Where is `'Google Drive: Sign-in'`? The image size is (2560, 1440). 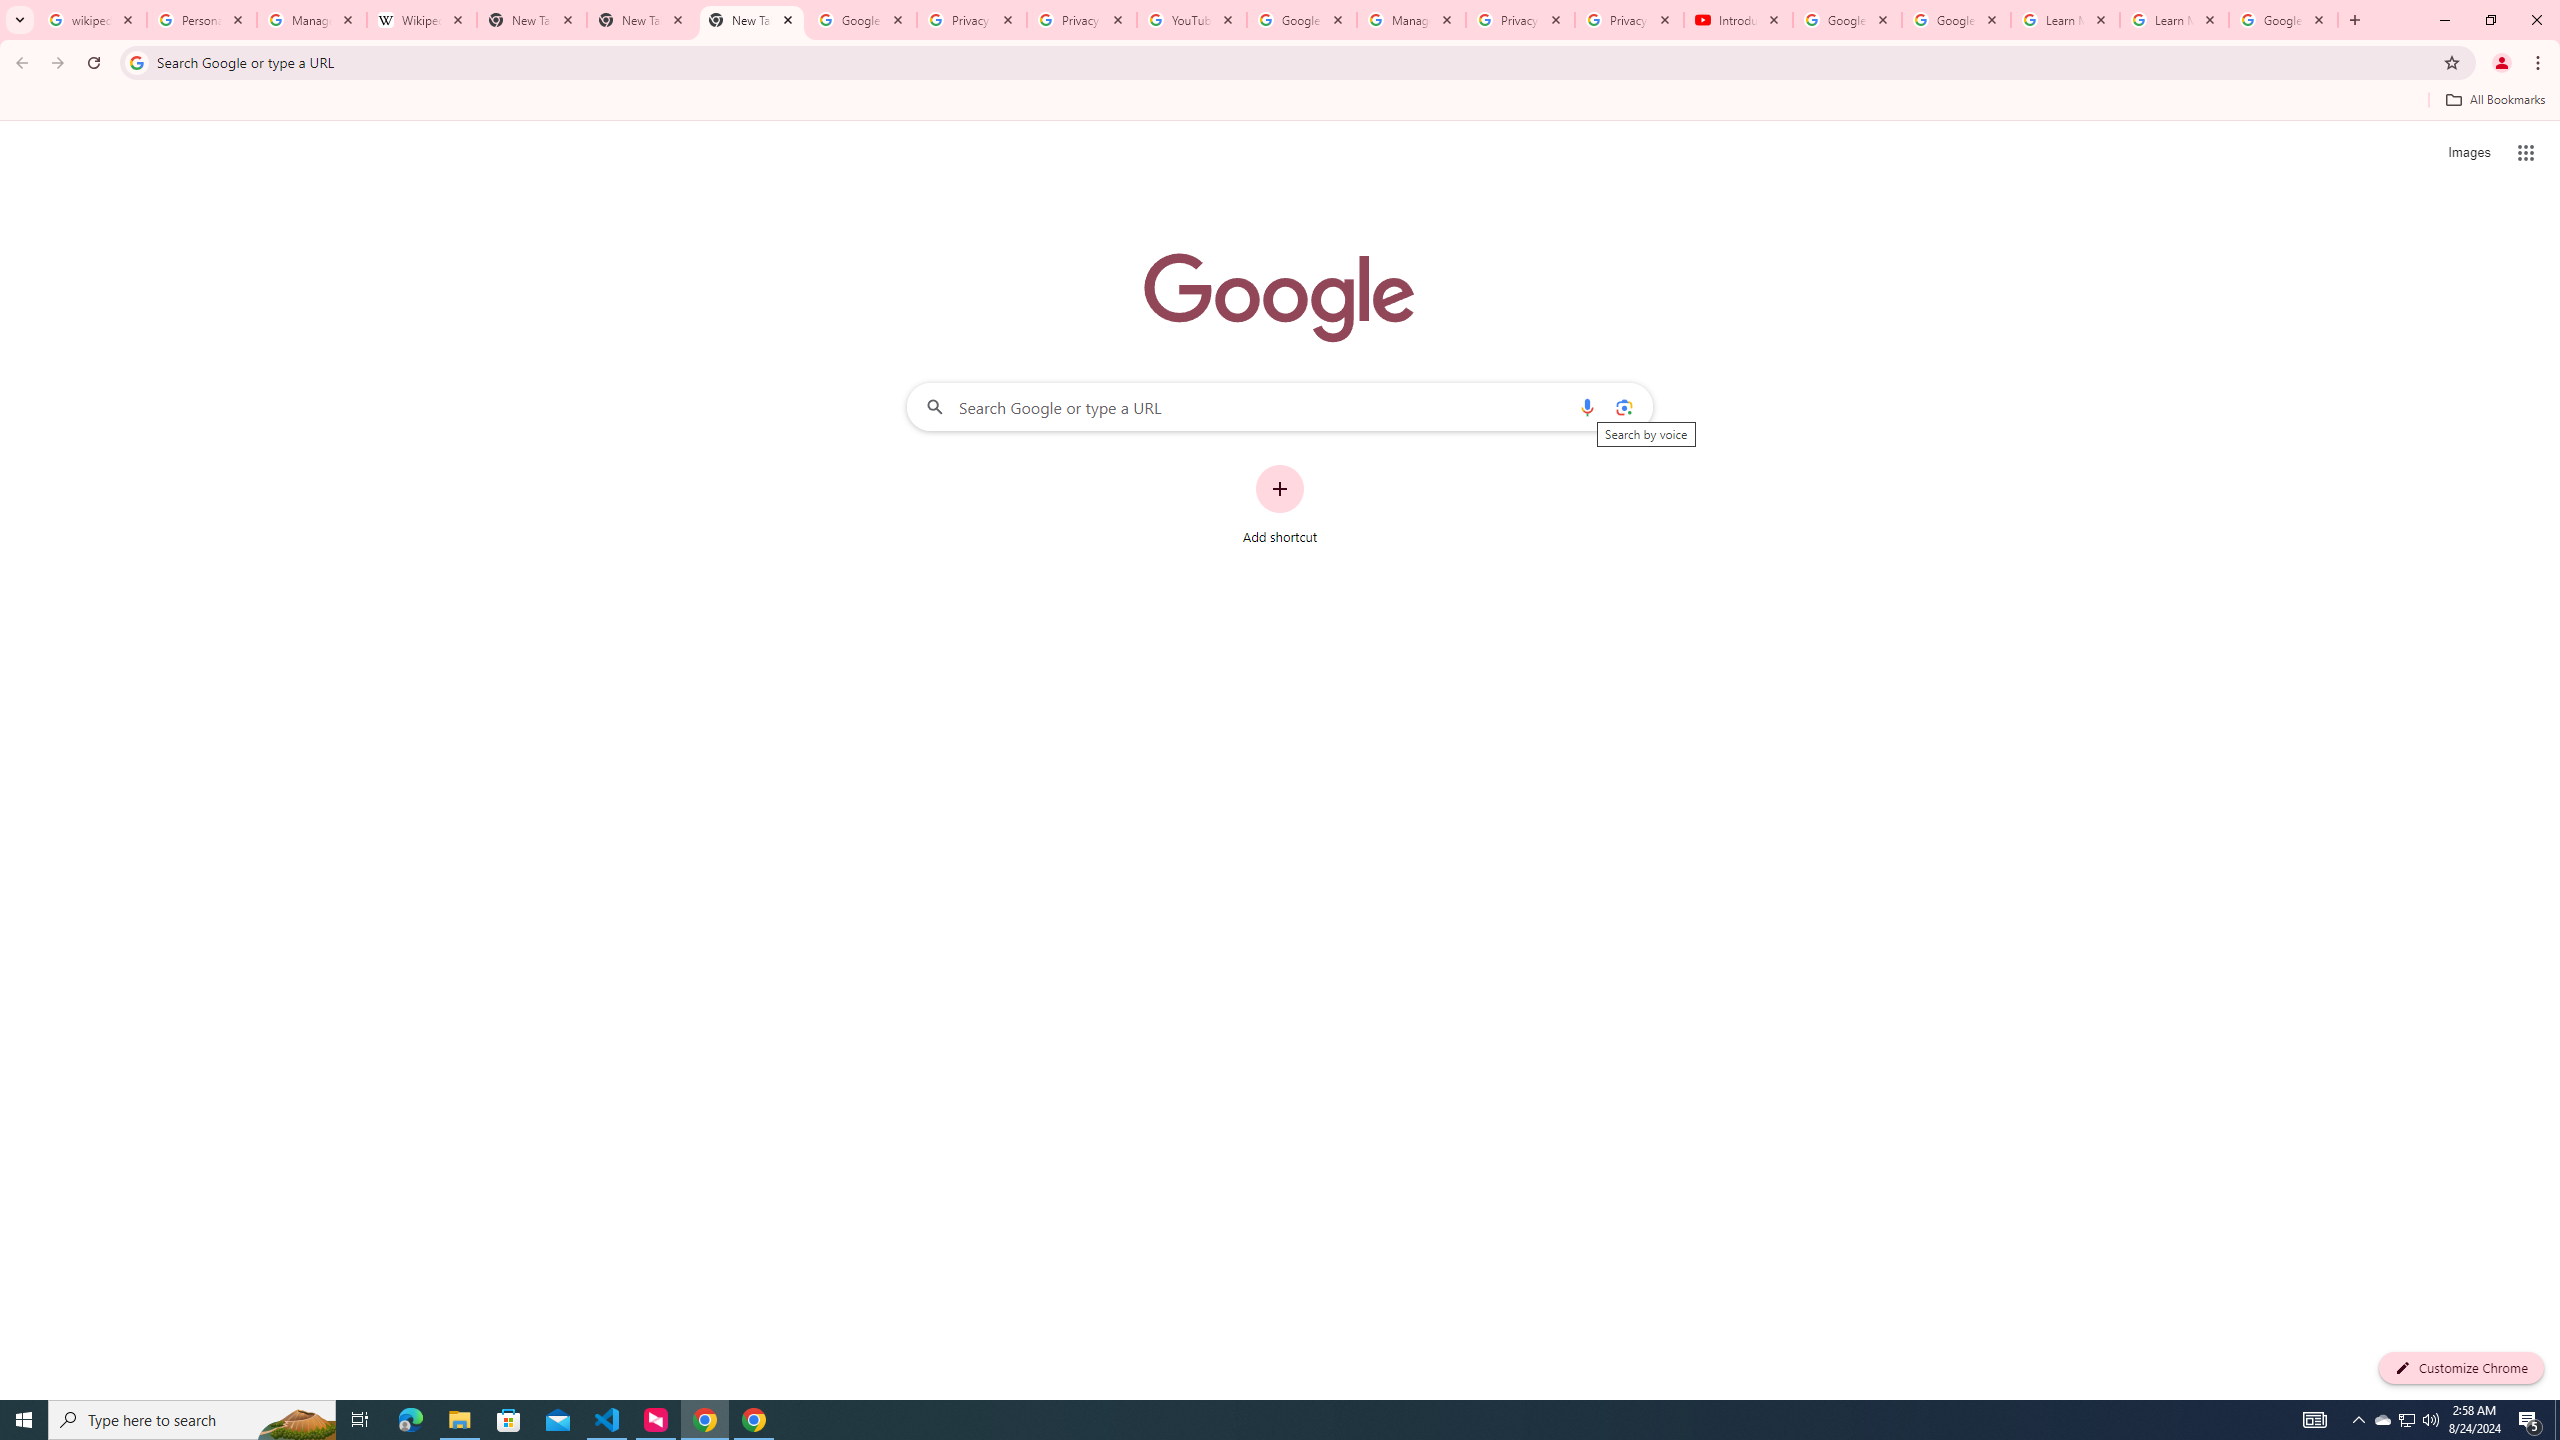
'Google Drive: Sign-in' is located at coordinates (861, 19).